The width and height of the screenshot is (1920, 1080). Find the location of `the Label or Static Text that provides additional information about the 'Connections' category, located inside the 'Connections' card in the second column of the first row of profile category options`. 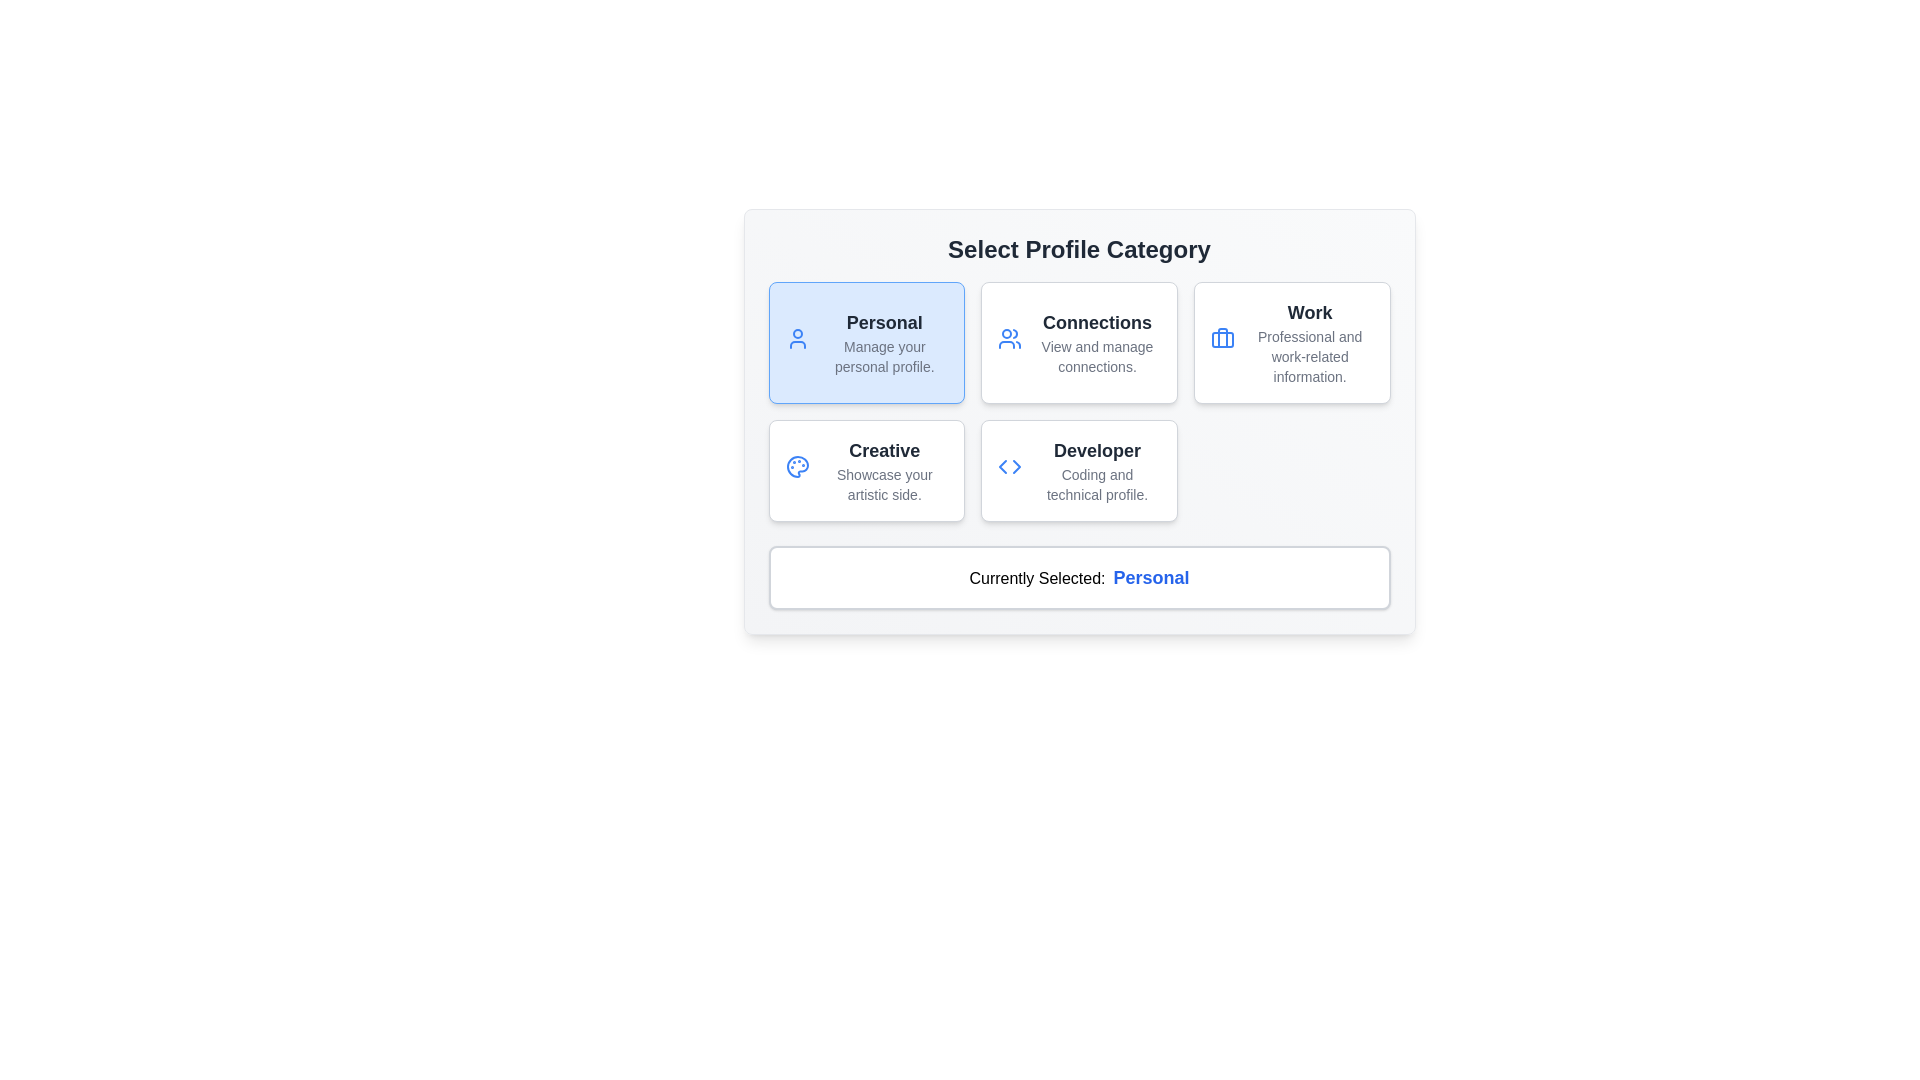

the Label or Static Text that provides additional information about the 'Connections' category, located inside the 'Connections' card in the second column of the first row of profile category options is located at coordinates (1096, 356).